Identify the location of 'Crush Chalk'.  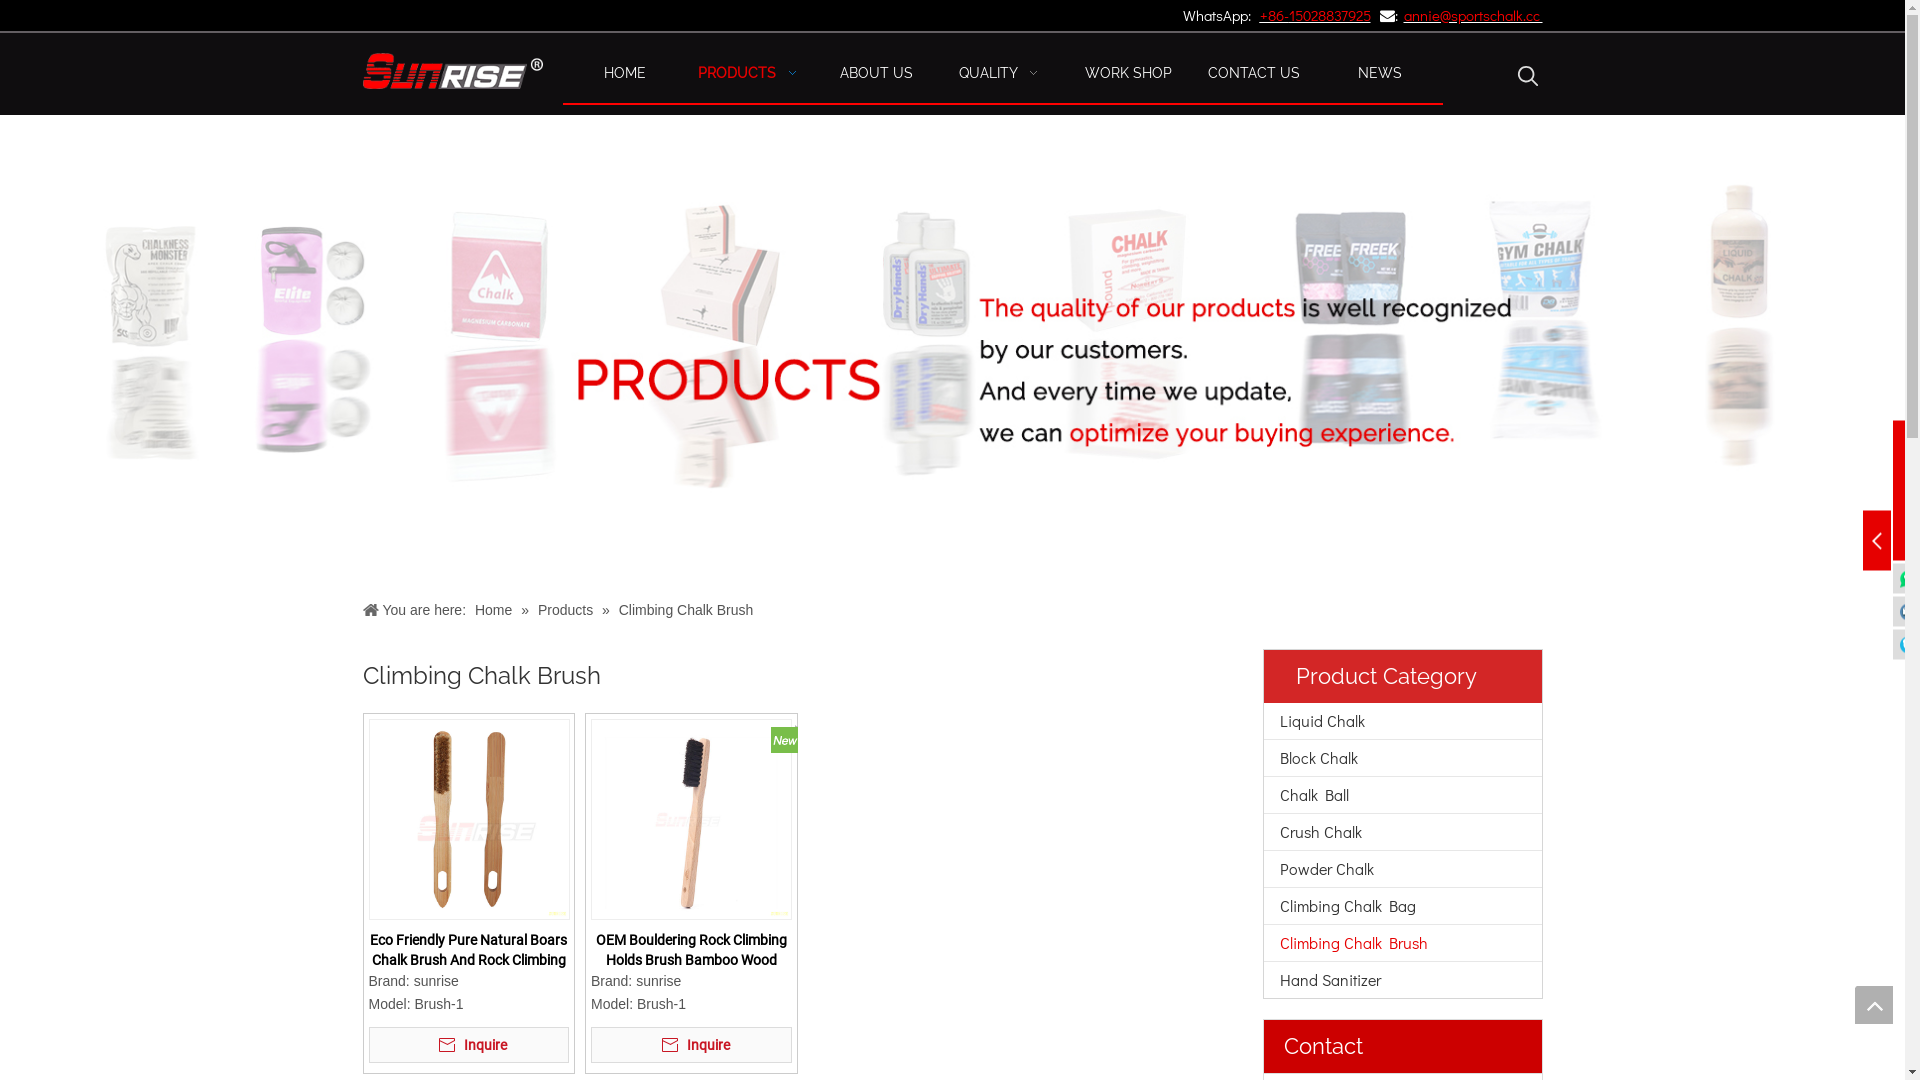
(1401, 832).